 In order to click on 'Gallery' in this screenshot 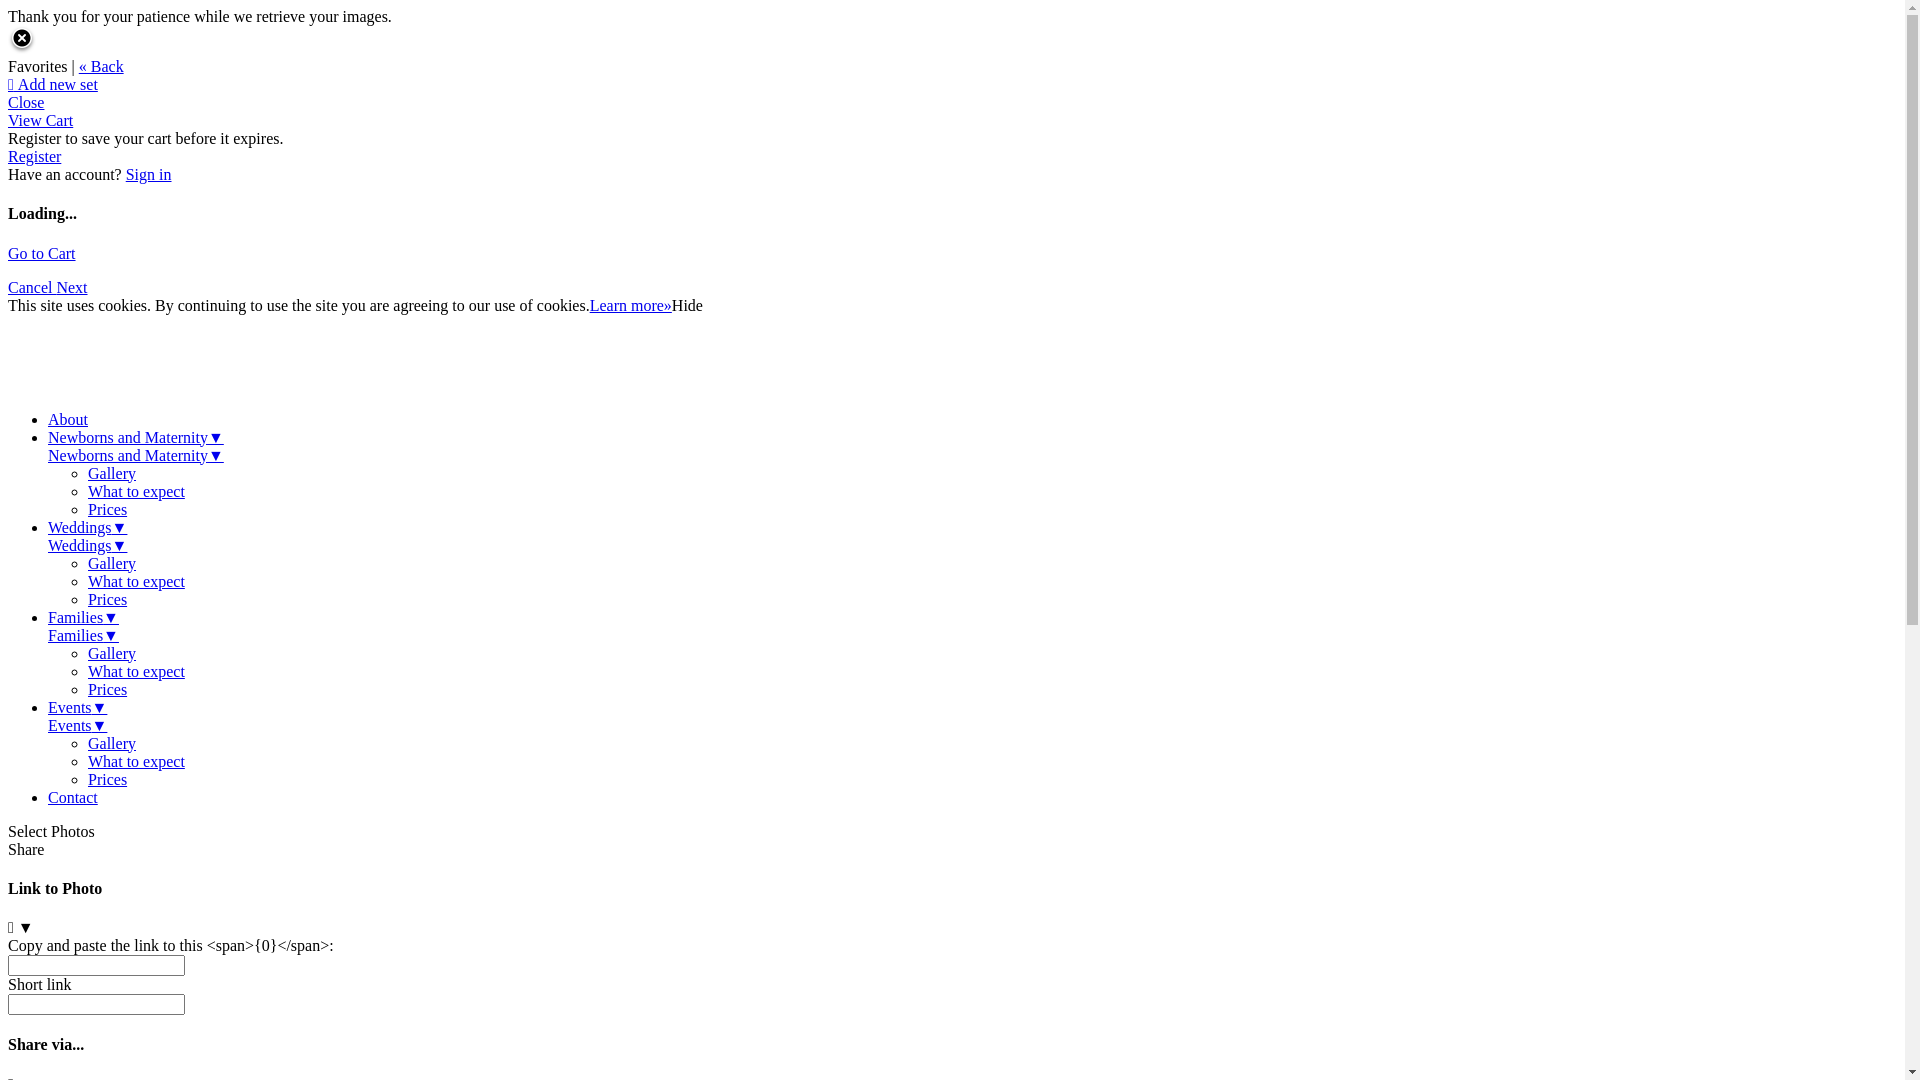, I will do `click(110, 743)`.